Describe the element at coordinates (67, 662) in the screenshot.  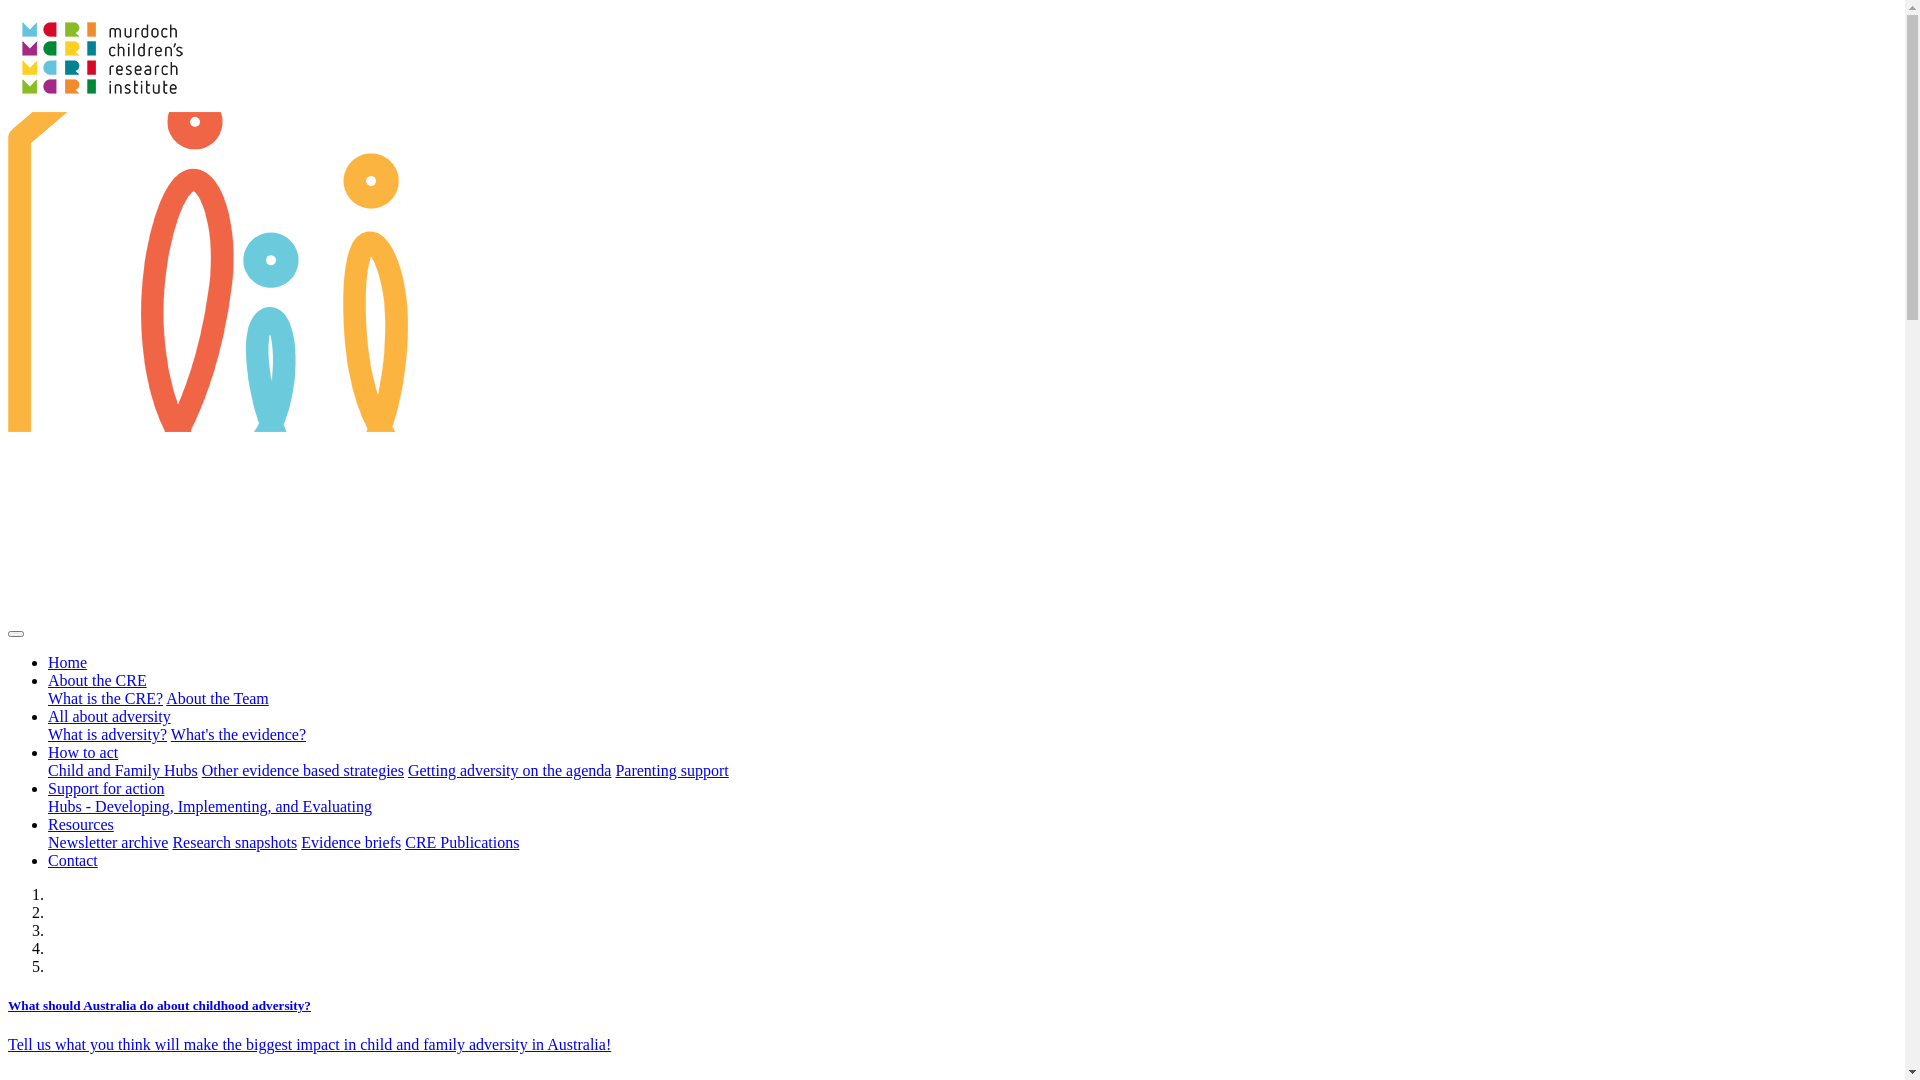
I see `'Home'` at that location.